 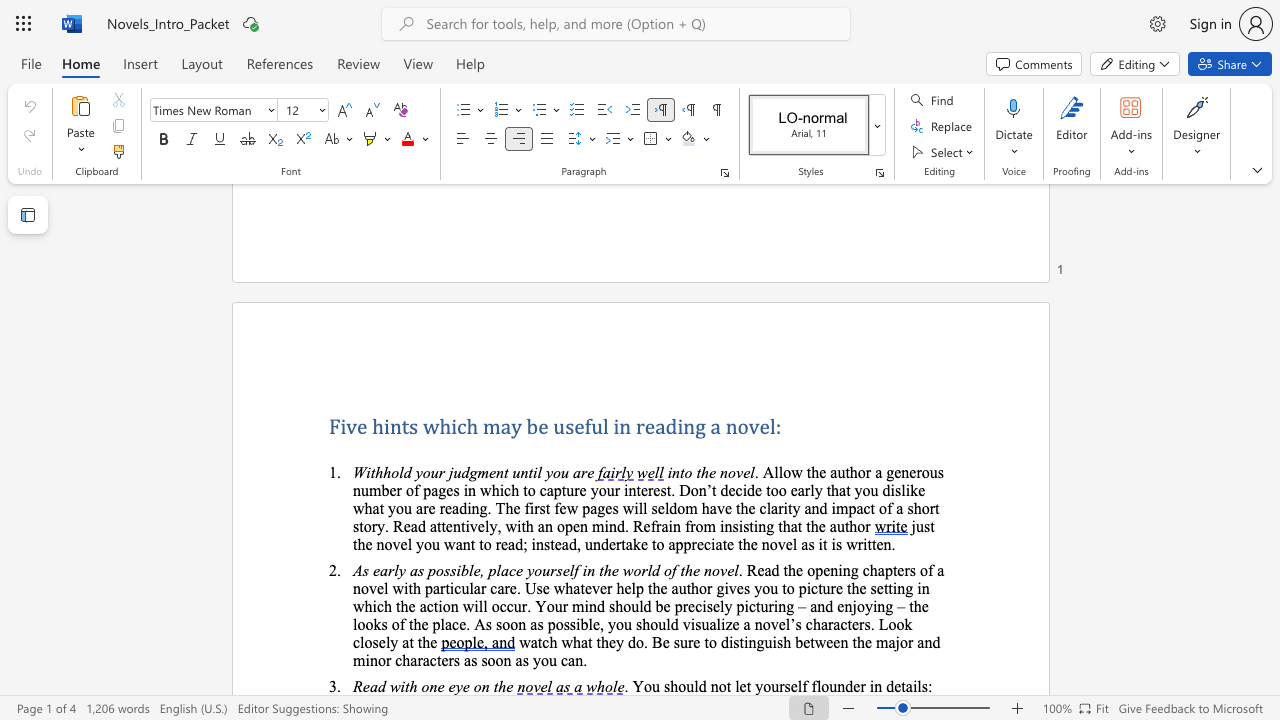 What do you see at coordinates (420, 685) in the screenshot?
I see `the subset text "one eye on the" within the text "Read with one eye on the"` at bounding box center [420, 685].